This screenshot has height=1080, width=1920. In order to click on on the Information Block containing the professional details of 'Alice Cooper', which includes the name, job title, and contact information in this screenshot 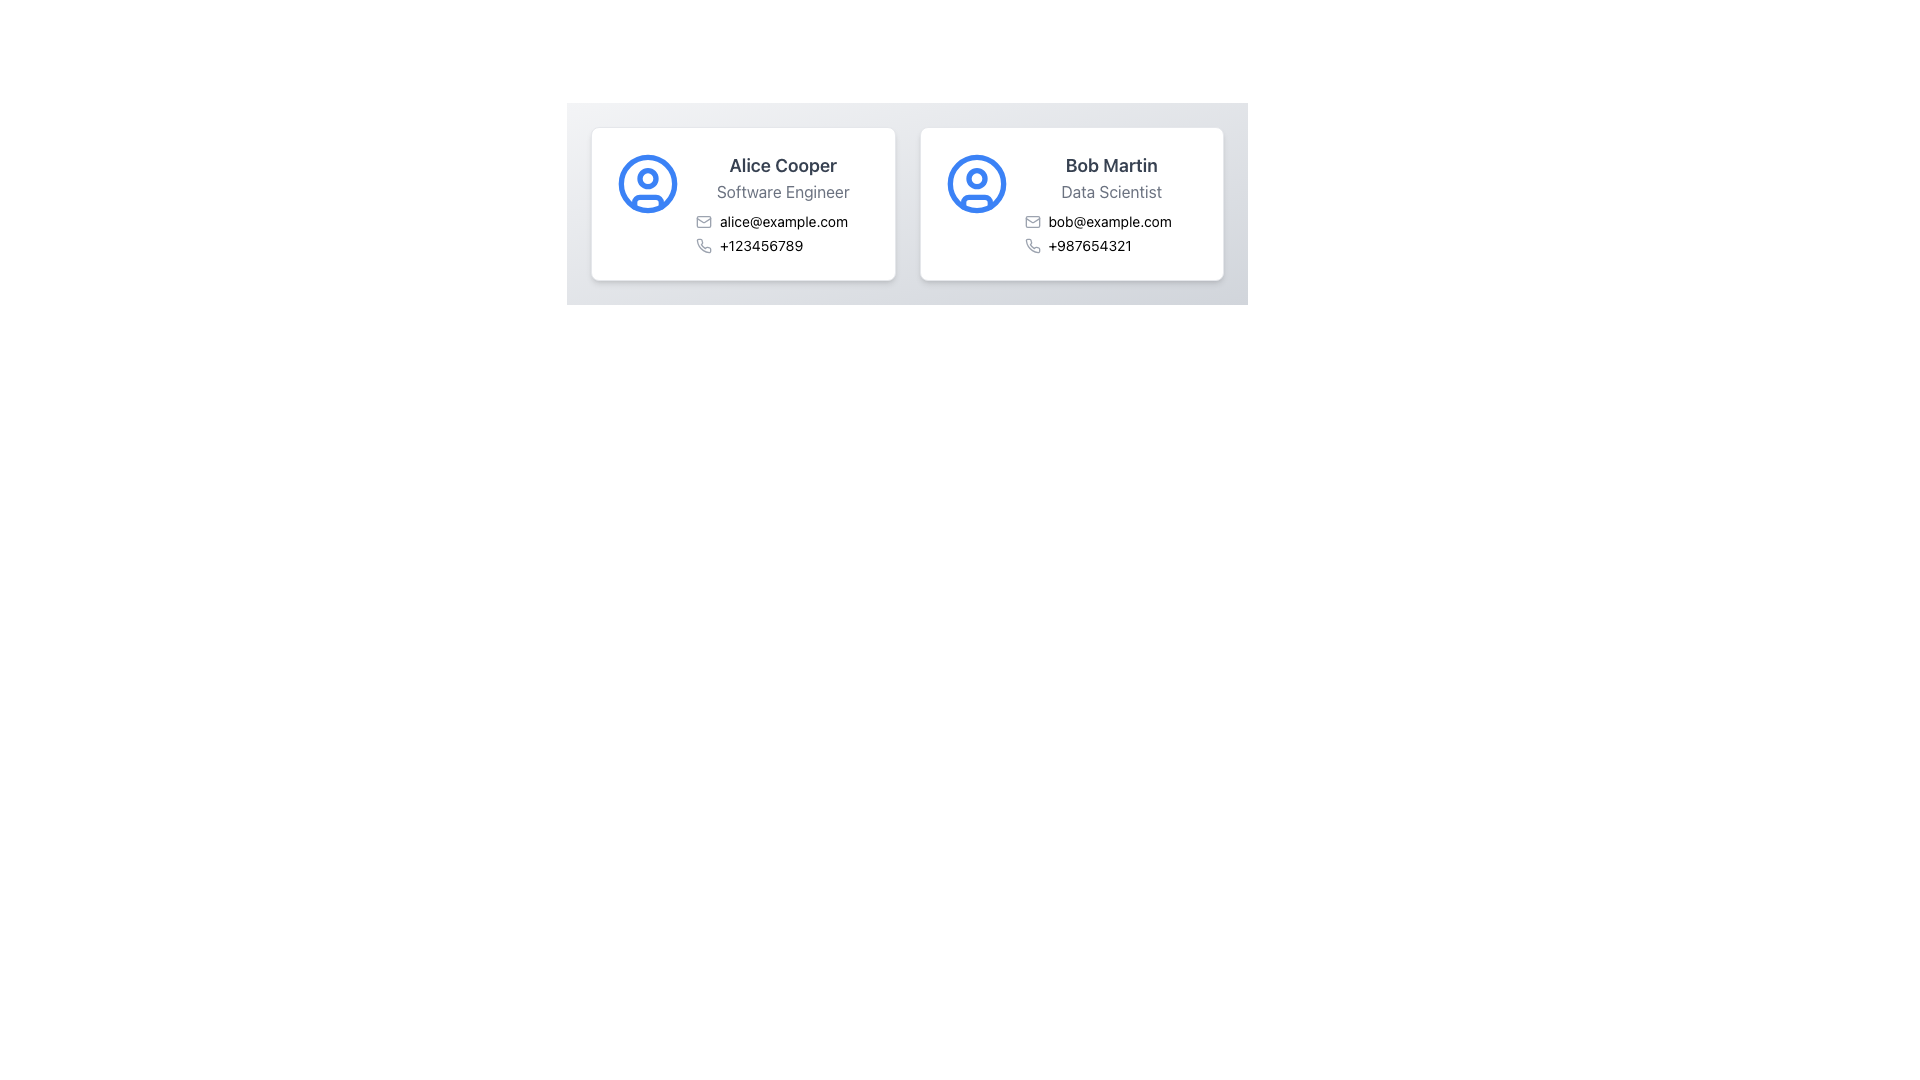, I will do `click(782, 204)`.